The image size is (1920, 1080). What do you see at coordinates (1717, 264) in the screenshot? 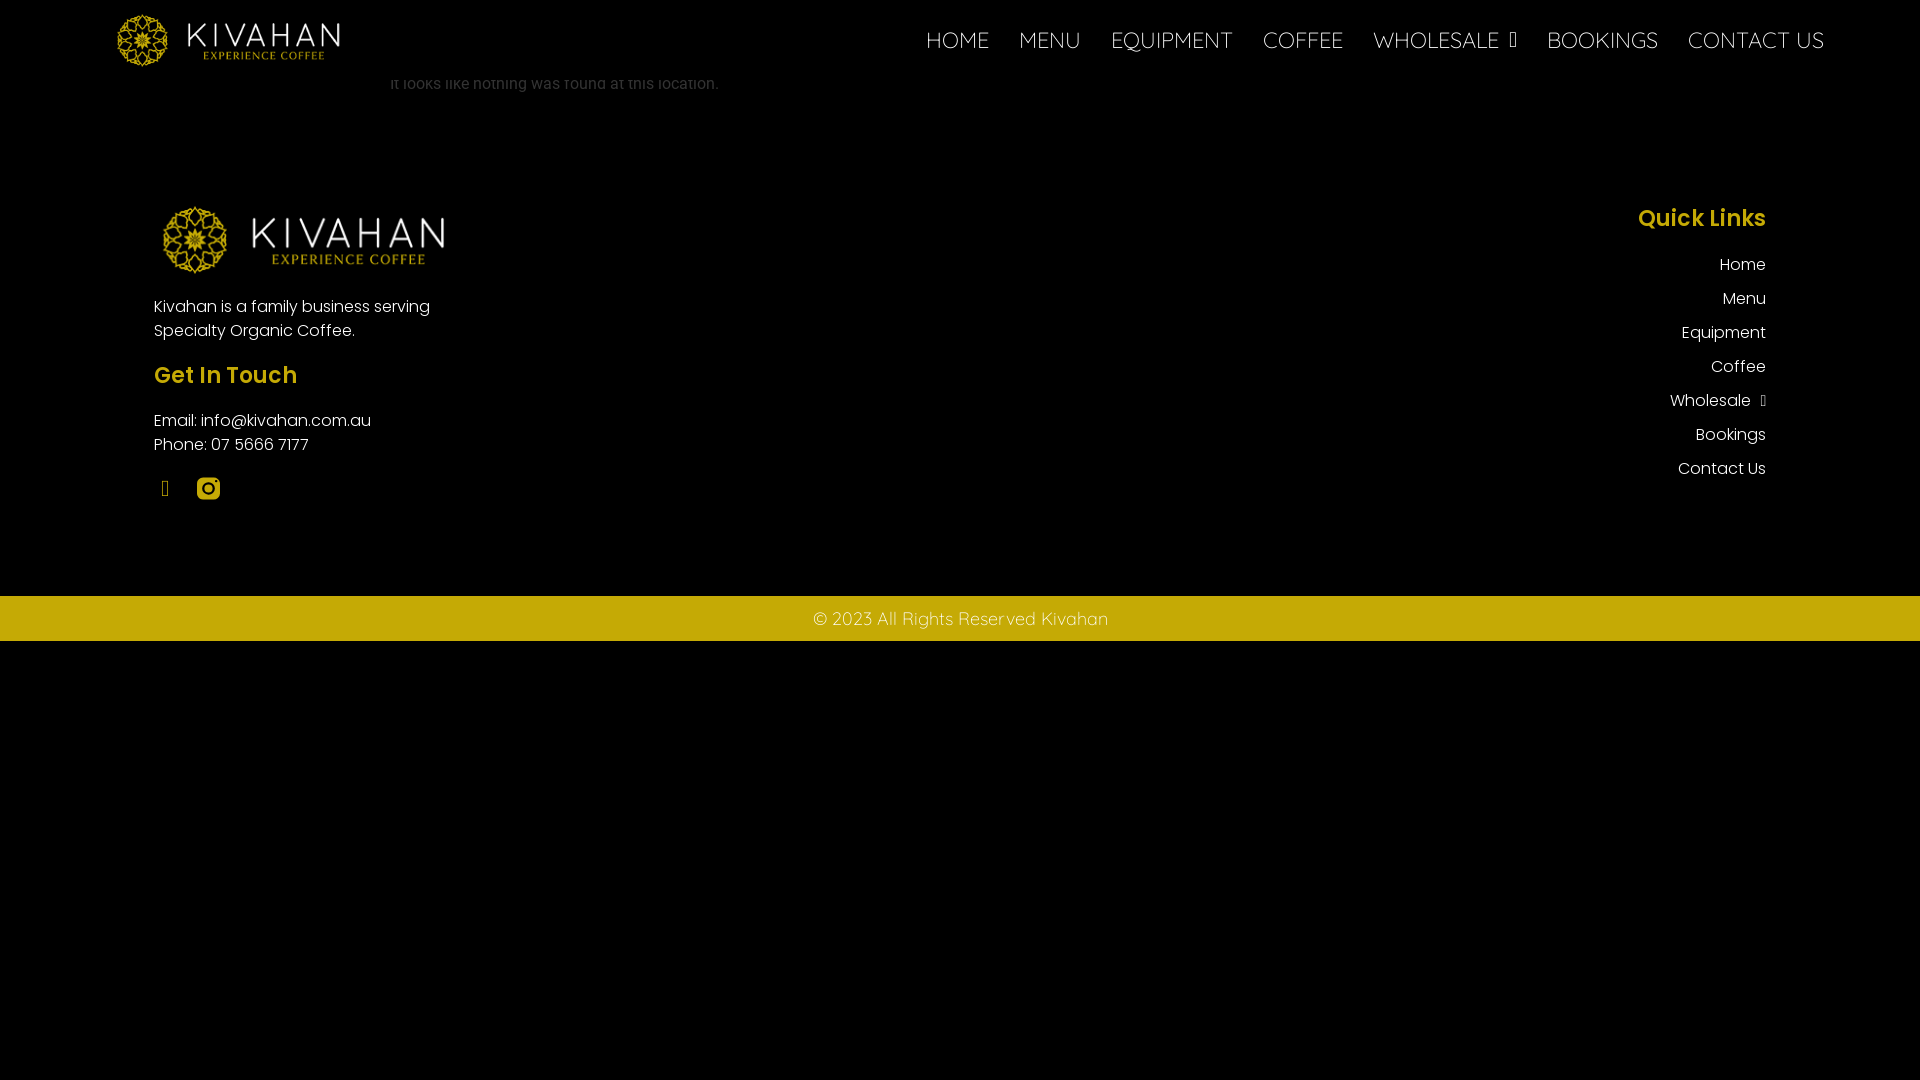
I see `'Home'` at bounding box center [1717, 264].